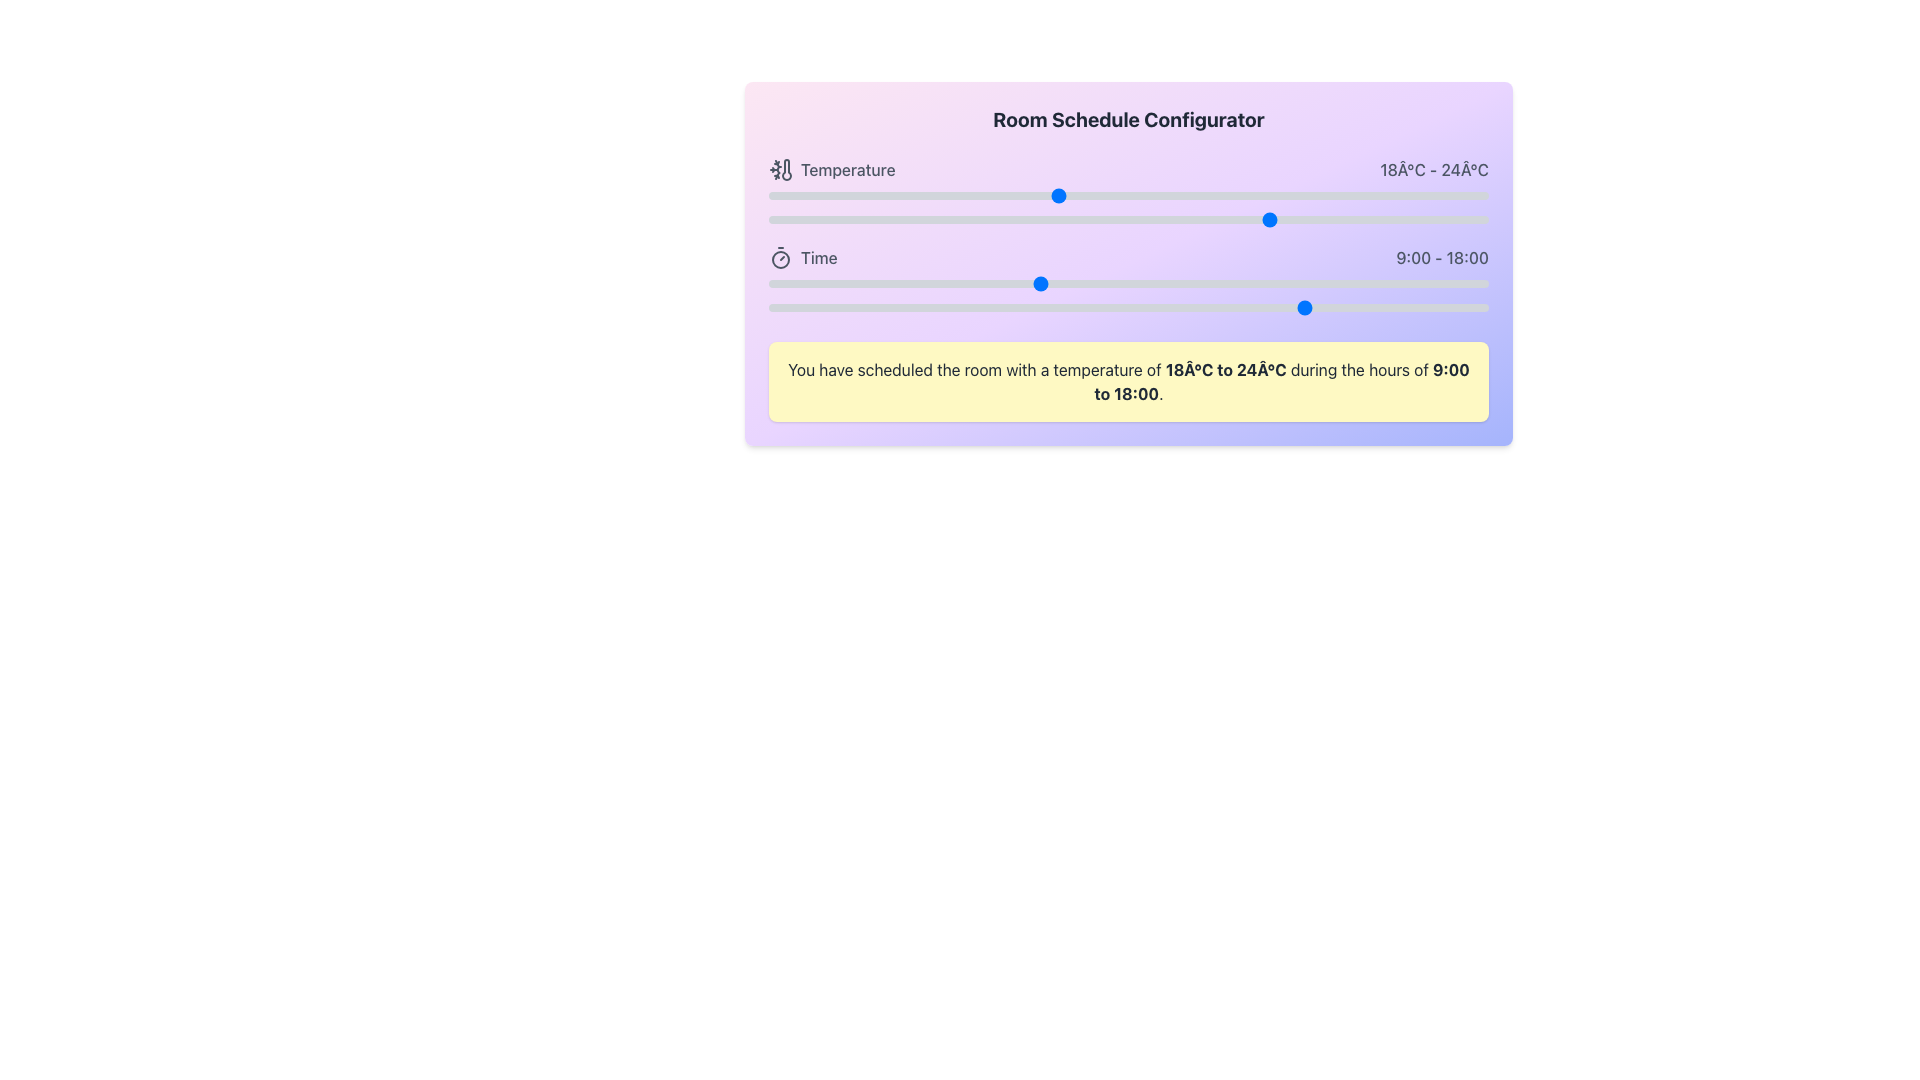 This screenshot has height=1080, width=1920. What do you see at coordinates (1158, 308) in the screenshot?
I see `the time` at bounding box center [1158, 308].